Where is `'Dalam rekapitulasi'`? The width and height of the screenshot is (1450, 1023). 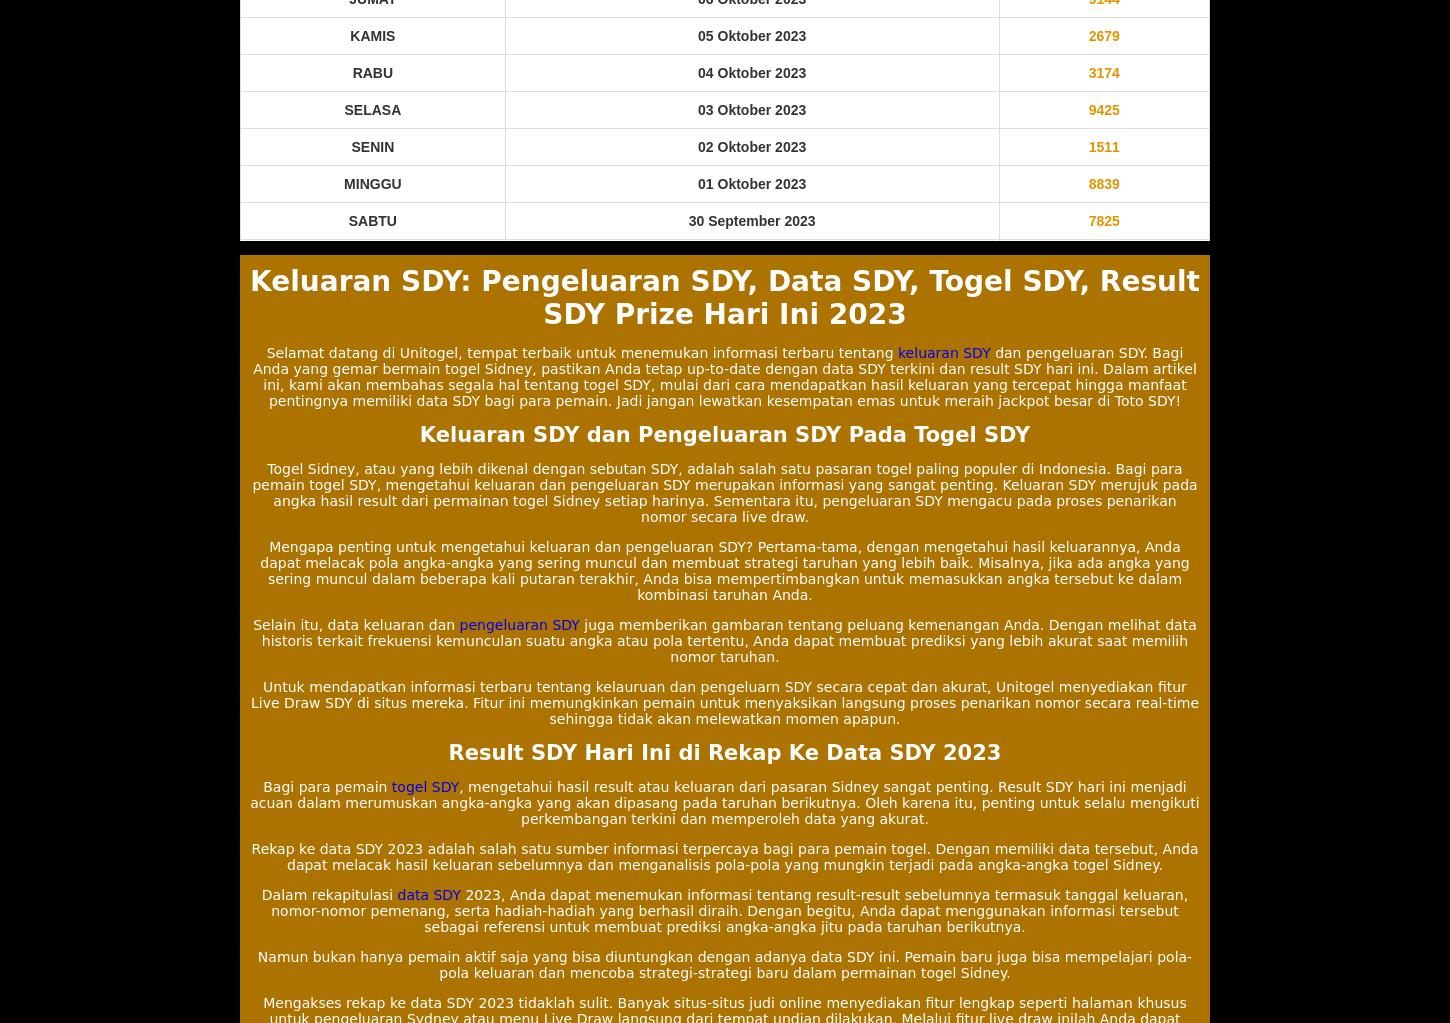 'Dalam rekapitulasi' is located at coordinates (329, 893).